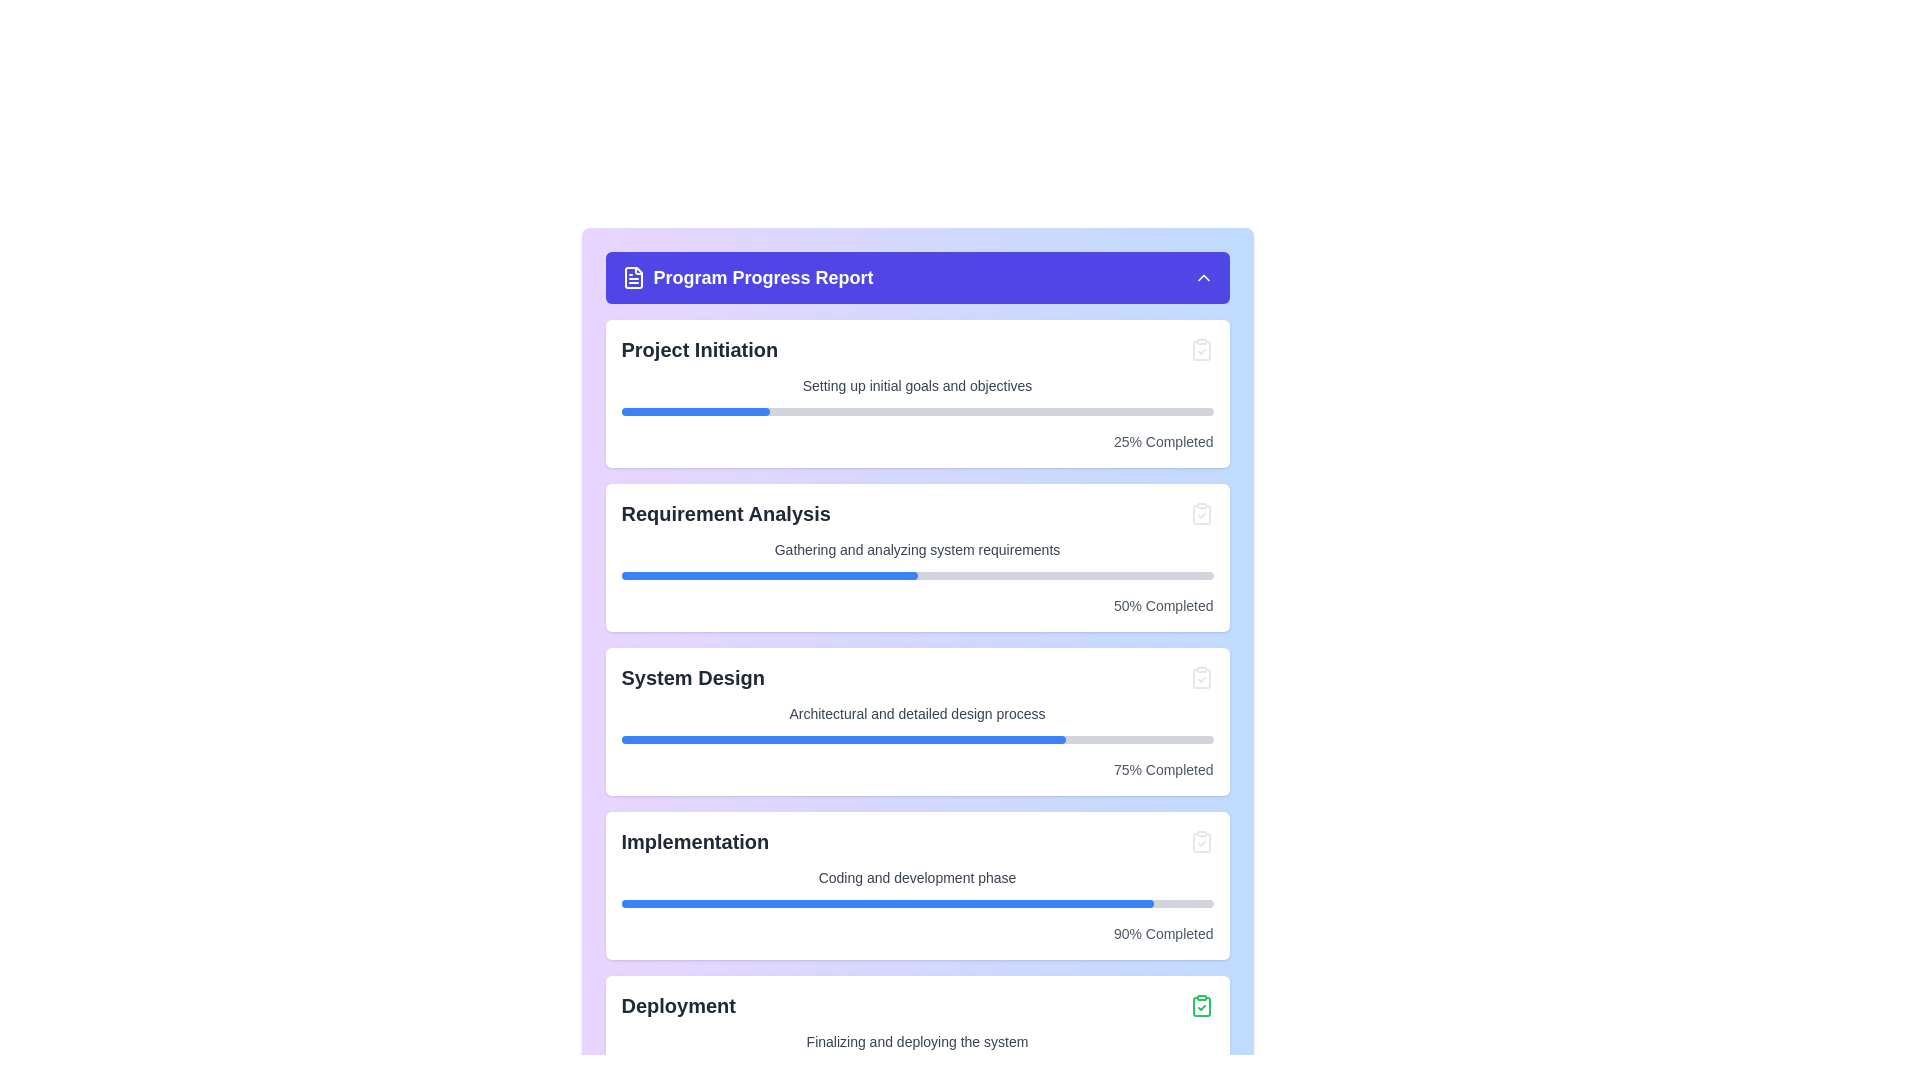 This screenshot has width=1920, height=1080. Describe the element at coordinates (768, 575) in the screenshot. I see `the progress represented by the blue-colored segment of the progress bar in the 'Requirement Analysis' section, which indicates 50% completion` at that location.